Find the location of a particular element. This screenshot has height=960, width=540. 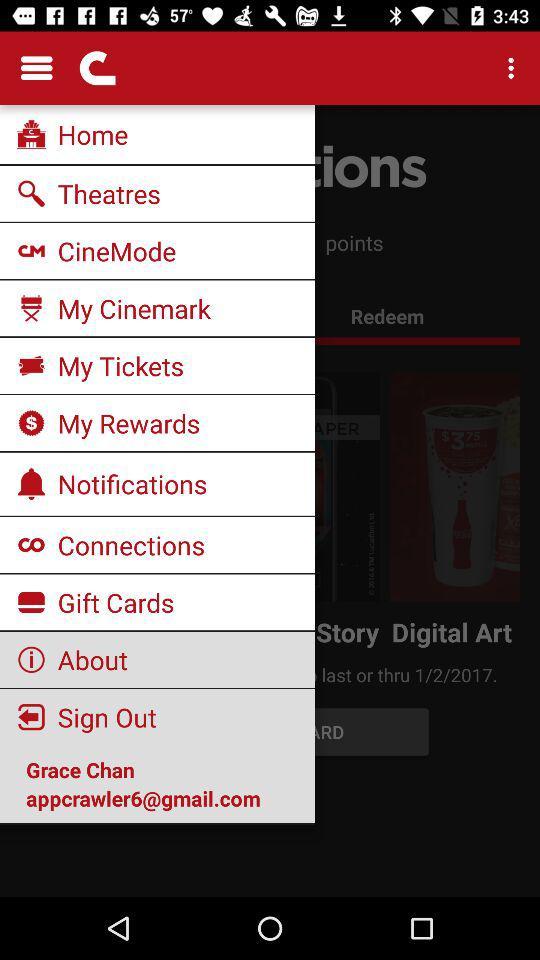

the second icon which is below bell icon is located at coordinates (31, 601).